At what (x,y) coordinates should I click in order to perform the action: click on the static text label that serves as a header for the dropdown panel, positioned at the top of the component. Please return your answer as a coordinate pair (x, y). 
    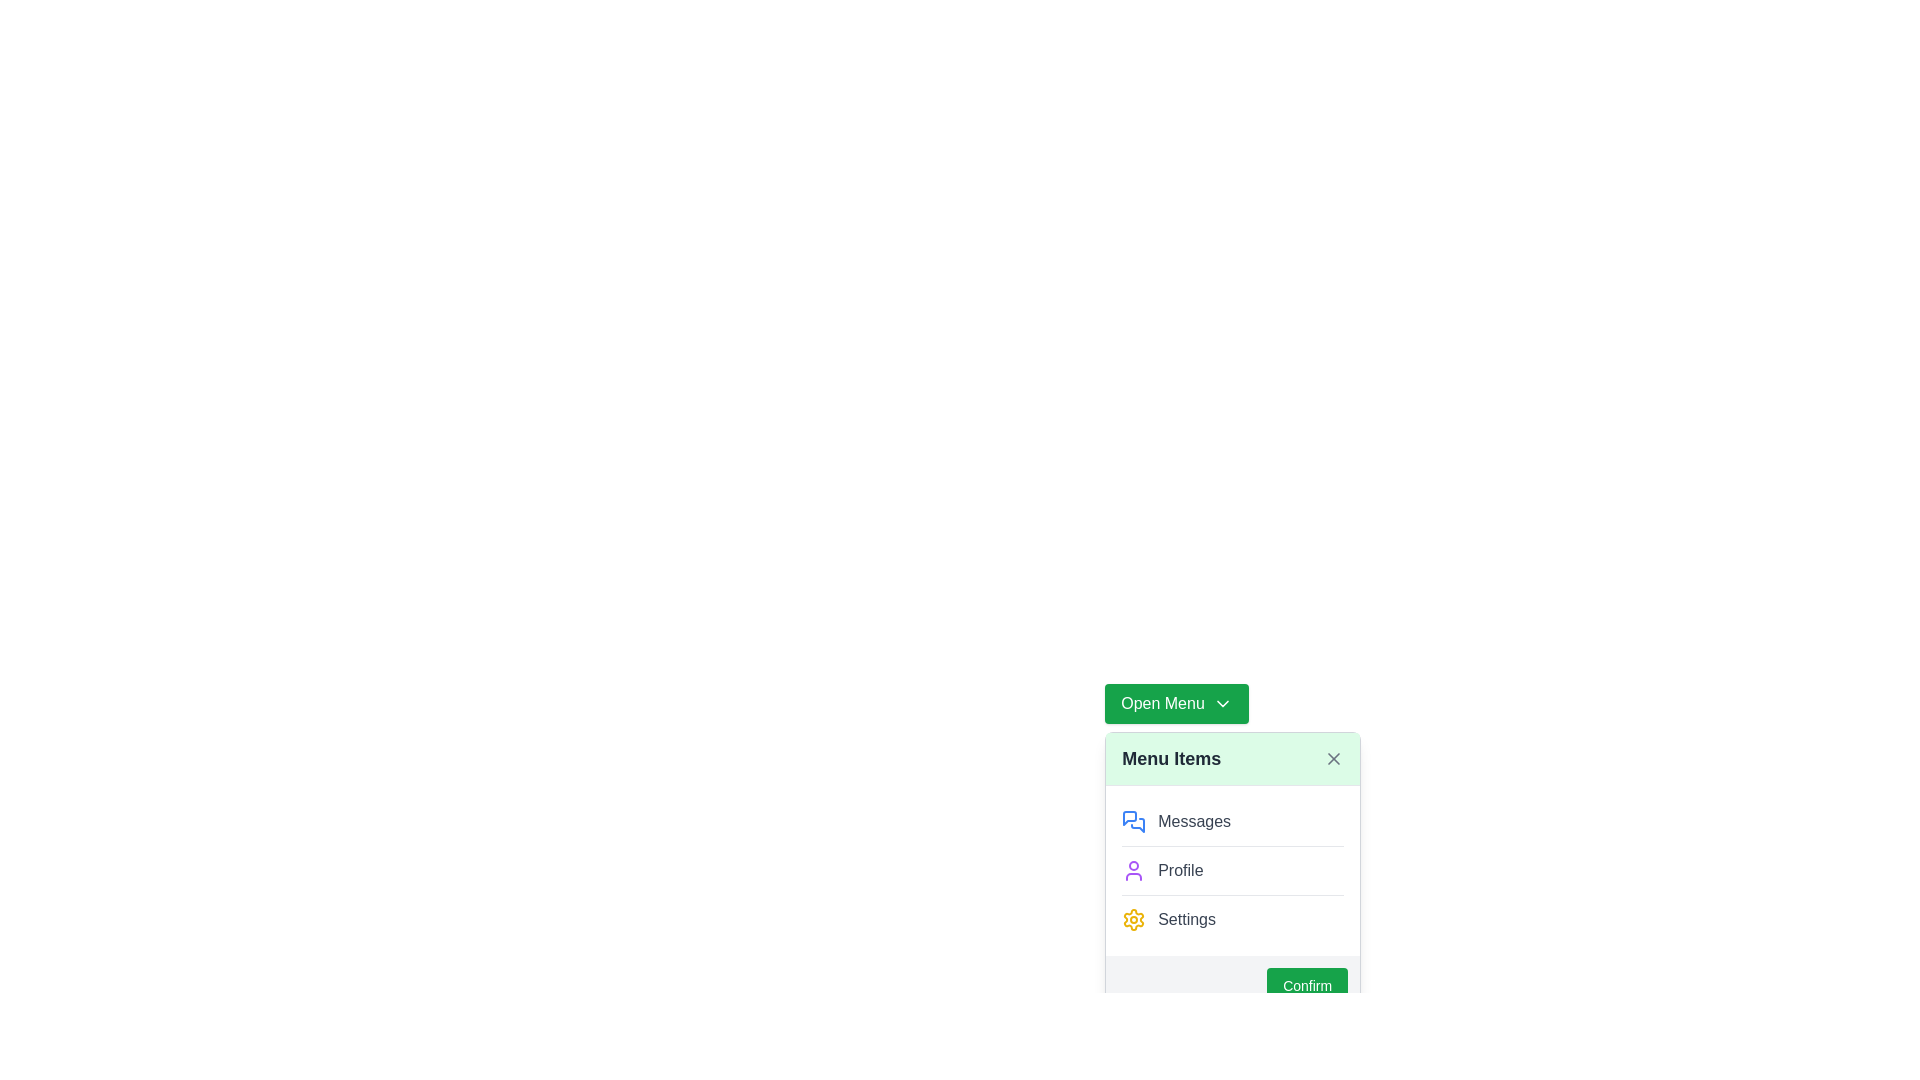
    Looking at the image, I should click on (1171, 759).